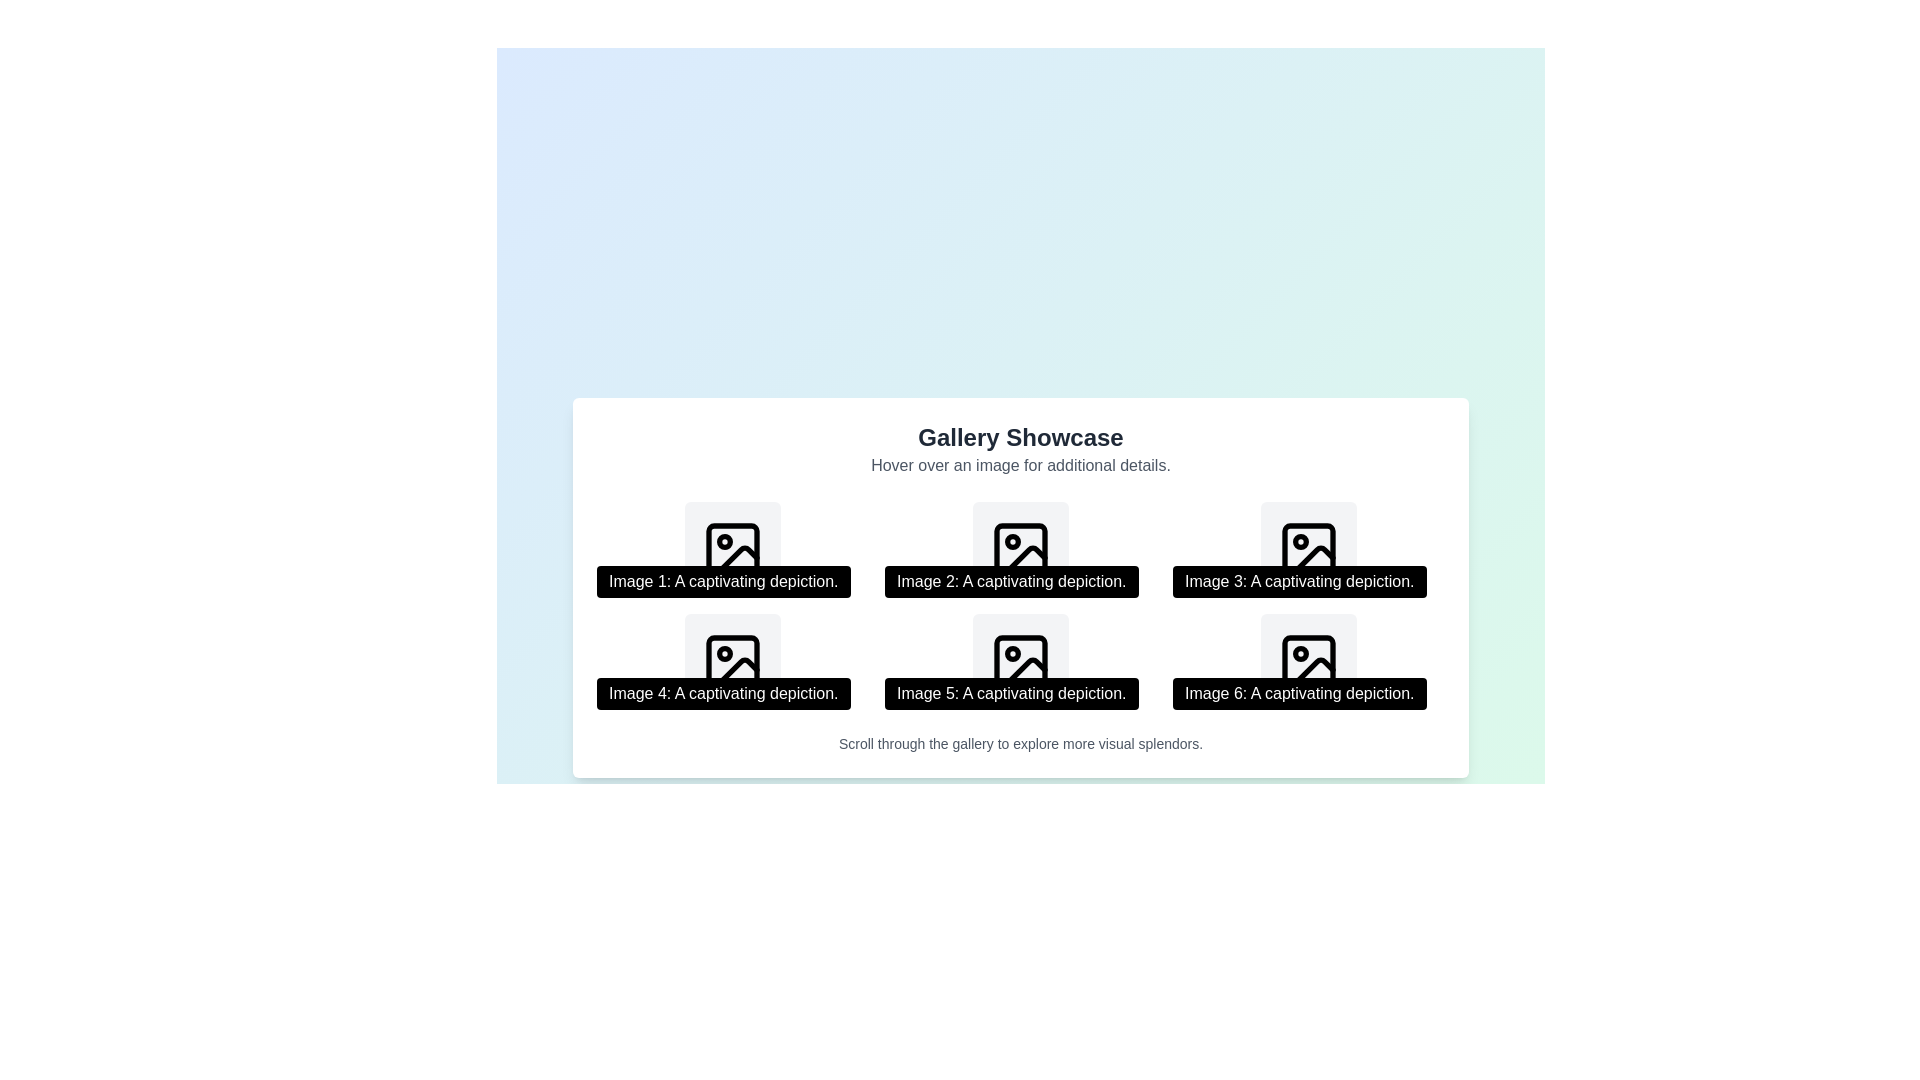 This screenshot has height=1080, width=1920. Describe the element at coordinates (1021, 744) in the screenshot. I see `the text element displaying the message 'Scroll through the gallery` at that location.